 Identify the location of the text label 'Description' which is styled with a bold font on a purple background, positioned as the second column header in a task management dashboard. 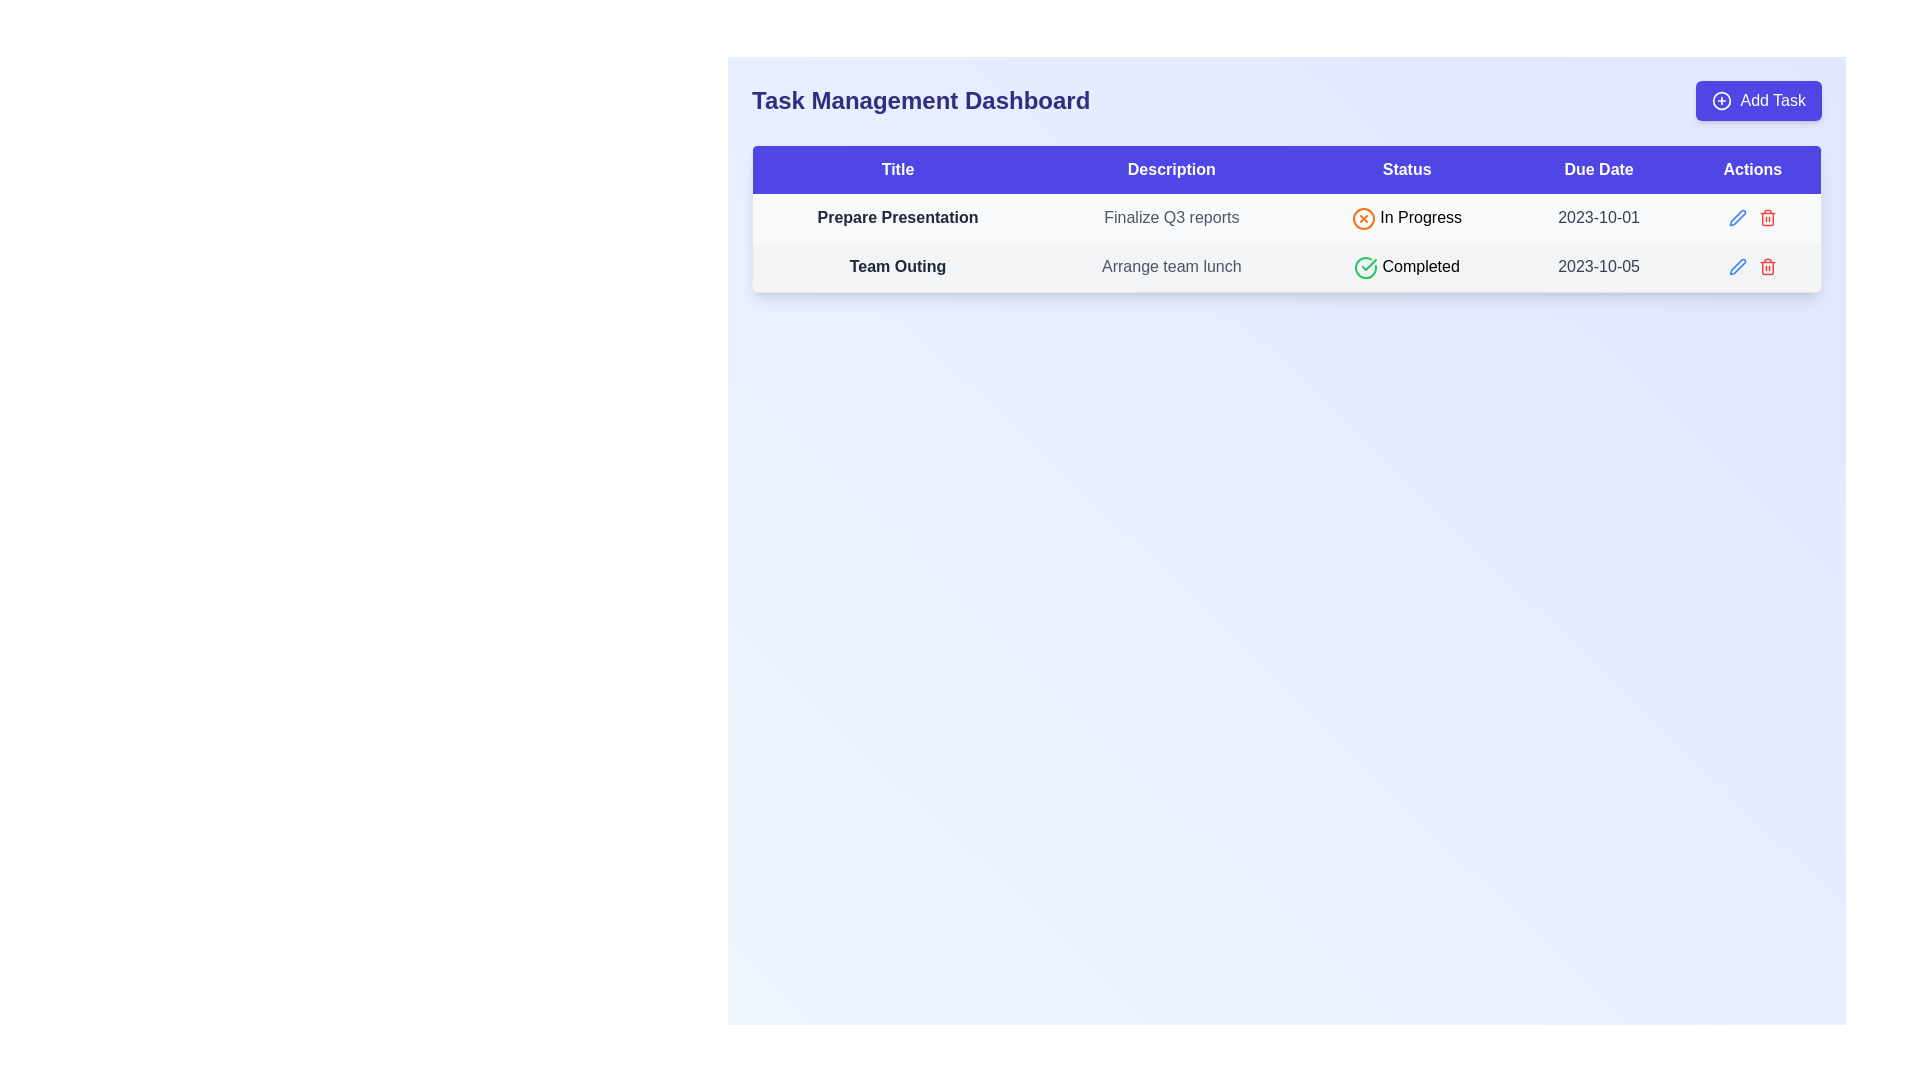
(1171, 168).